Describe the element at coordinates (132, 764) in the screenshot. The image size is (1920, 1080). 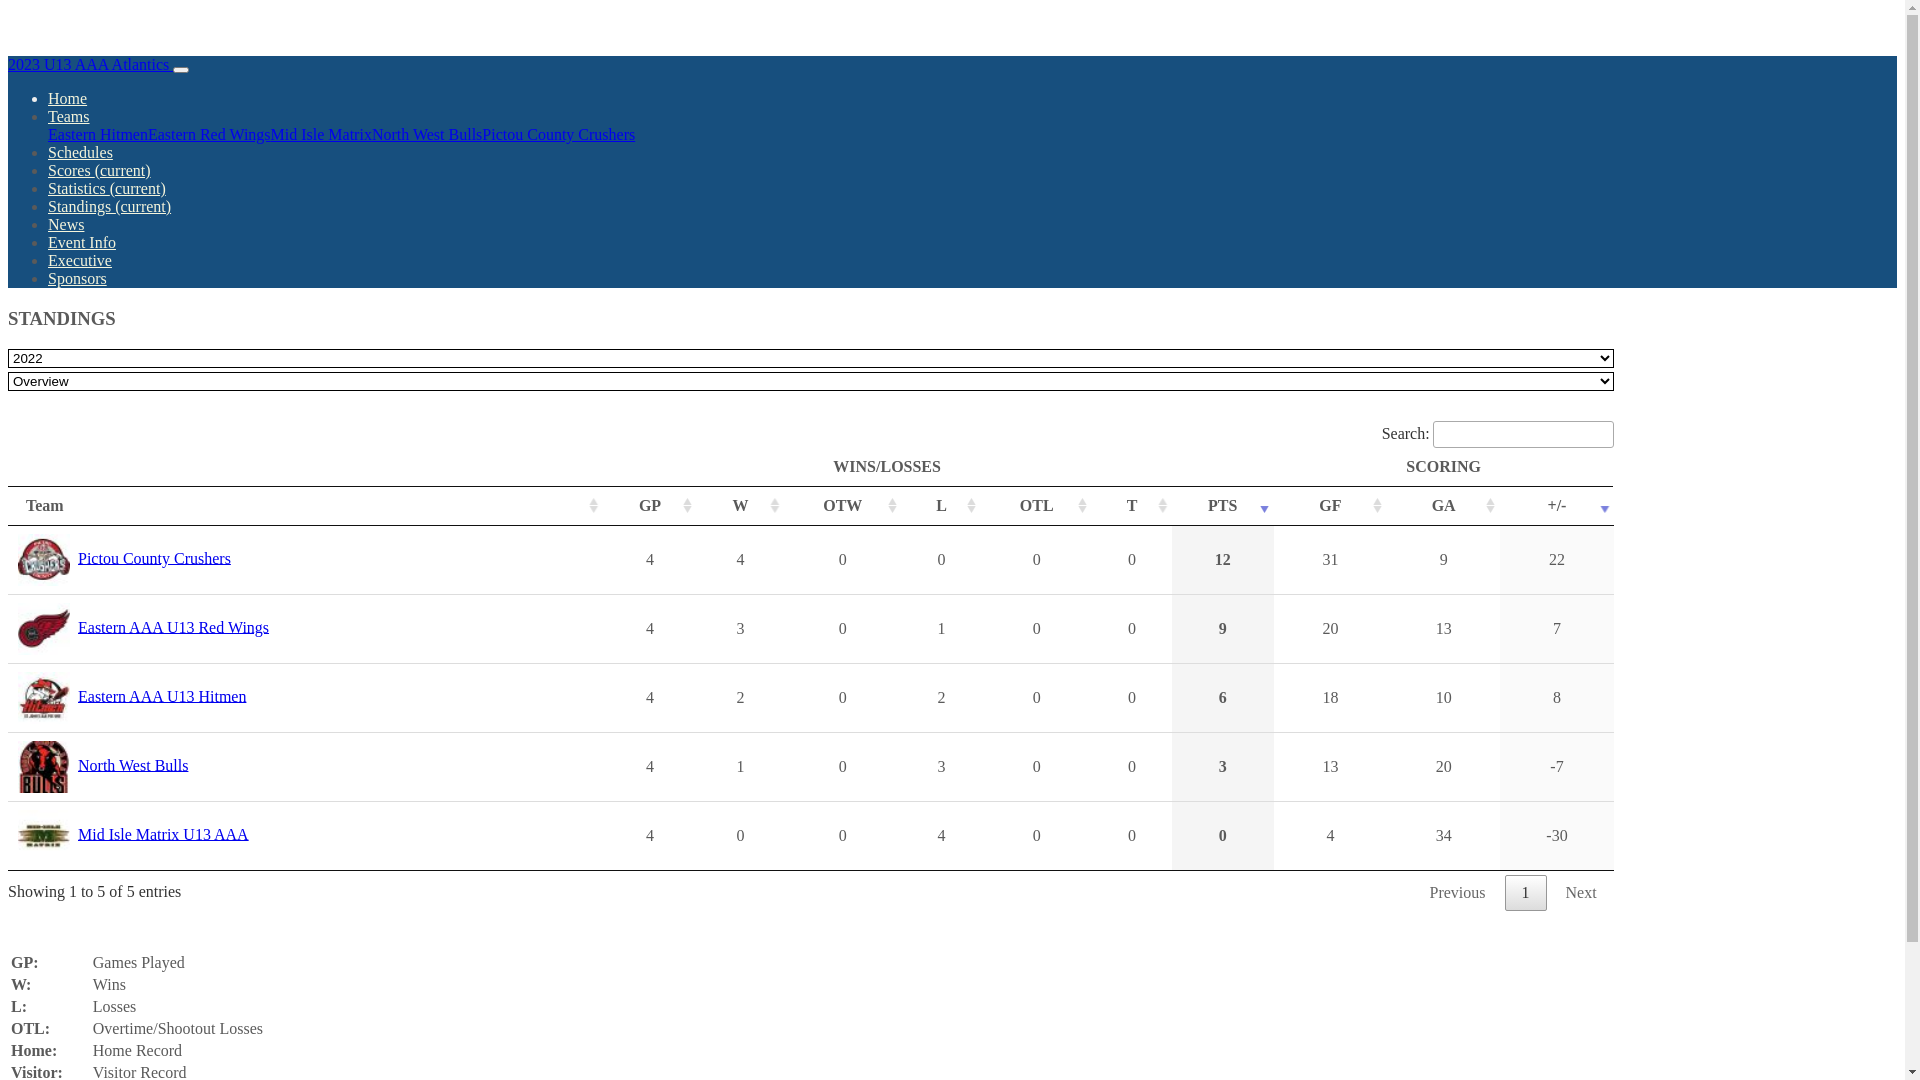
I see `'North West Bulls'` at that location.